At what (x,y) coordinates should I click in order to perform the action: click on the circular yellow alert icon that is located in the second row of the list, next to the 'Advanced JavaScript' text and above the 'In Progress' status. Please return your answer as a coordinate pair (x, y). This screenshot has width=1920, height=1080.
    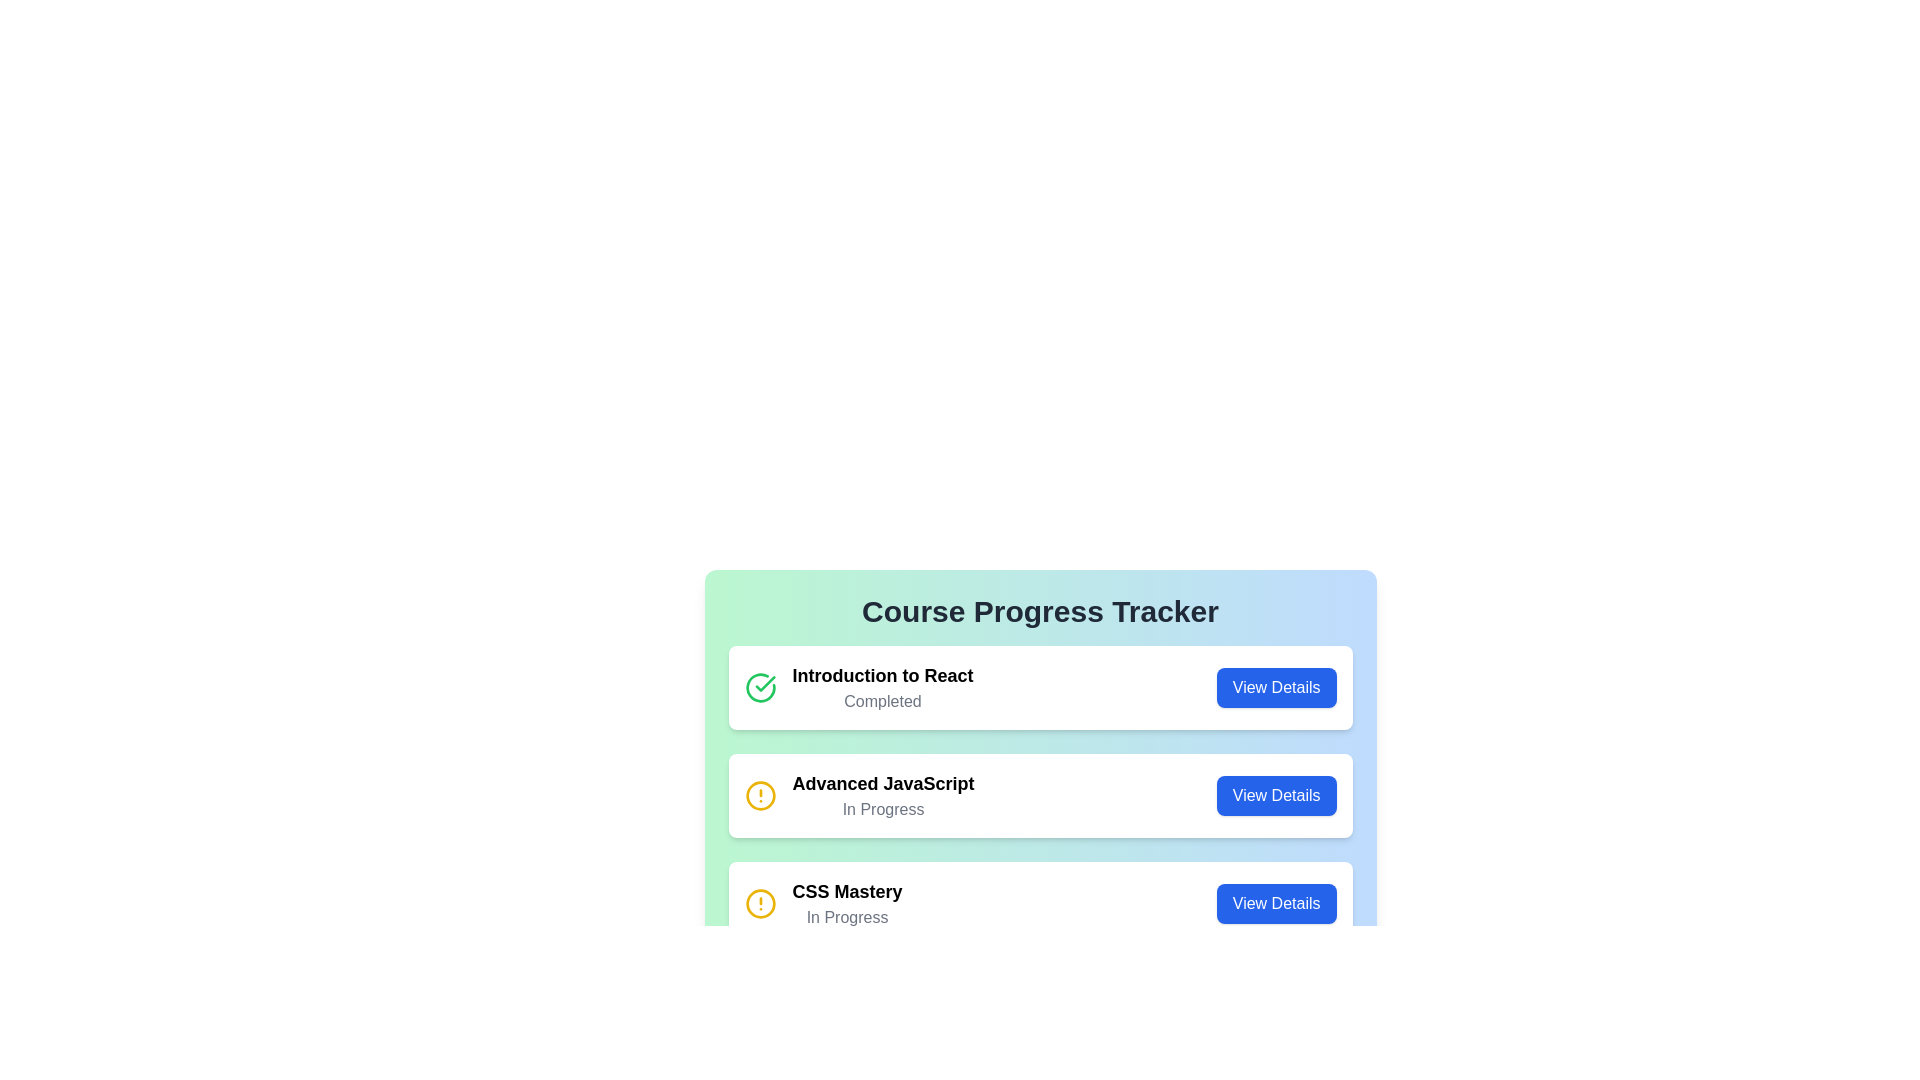
    Looking at the image, I should click on (759, 794).